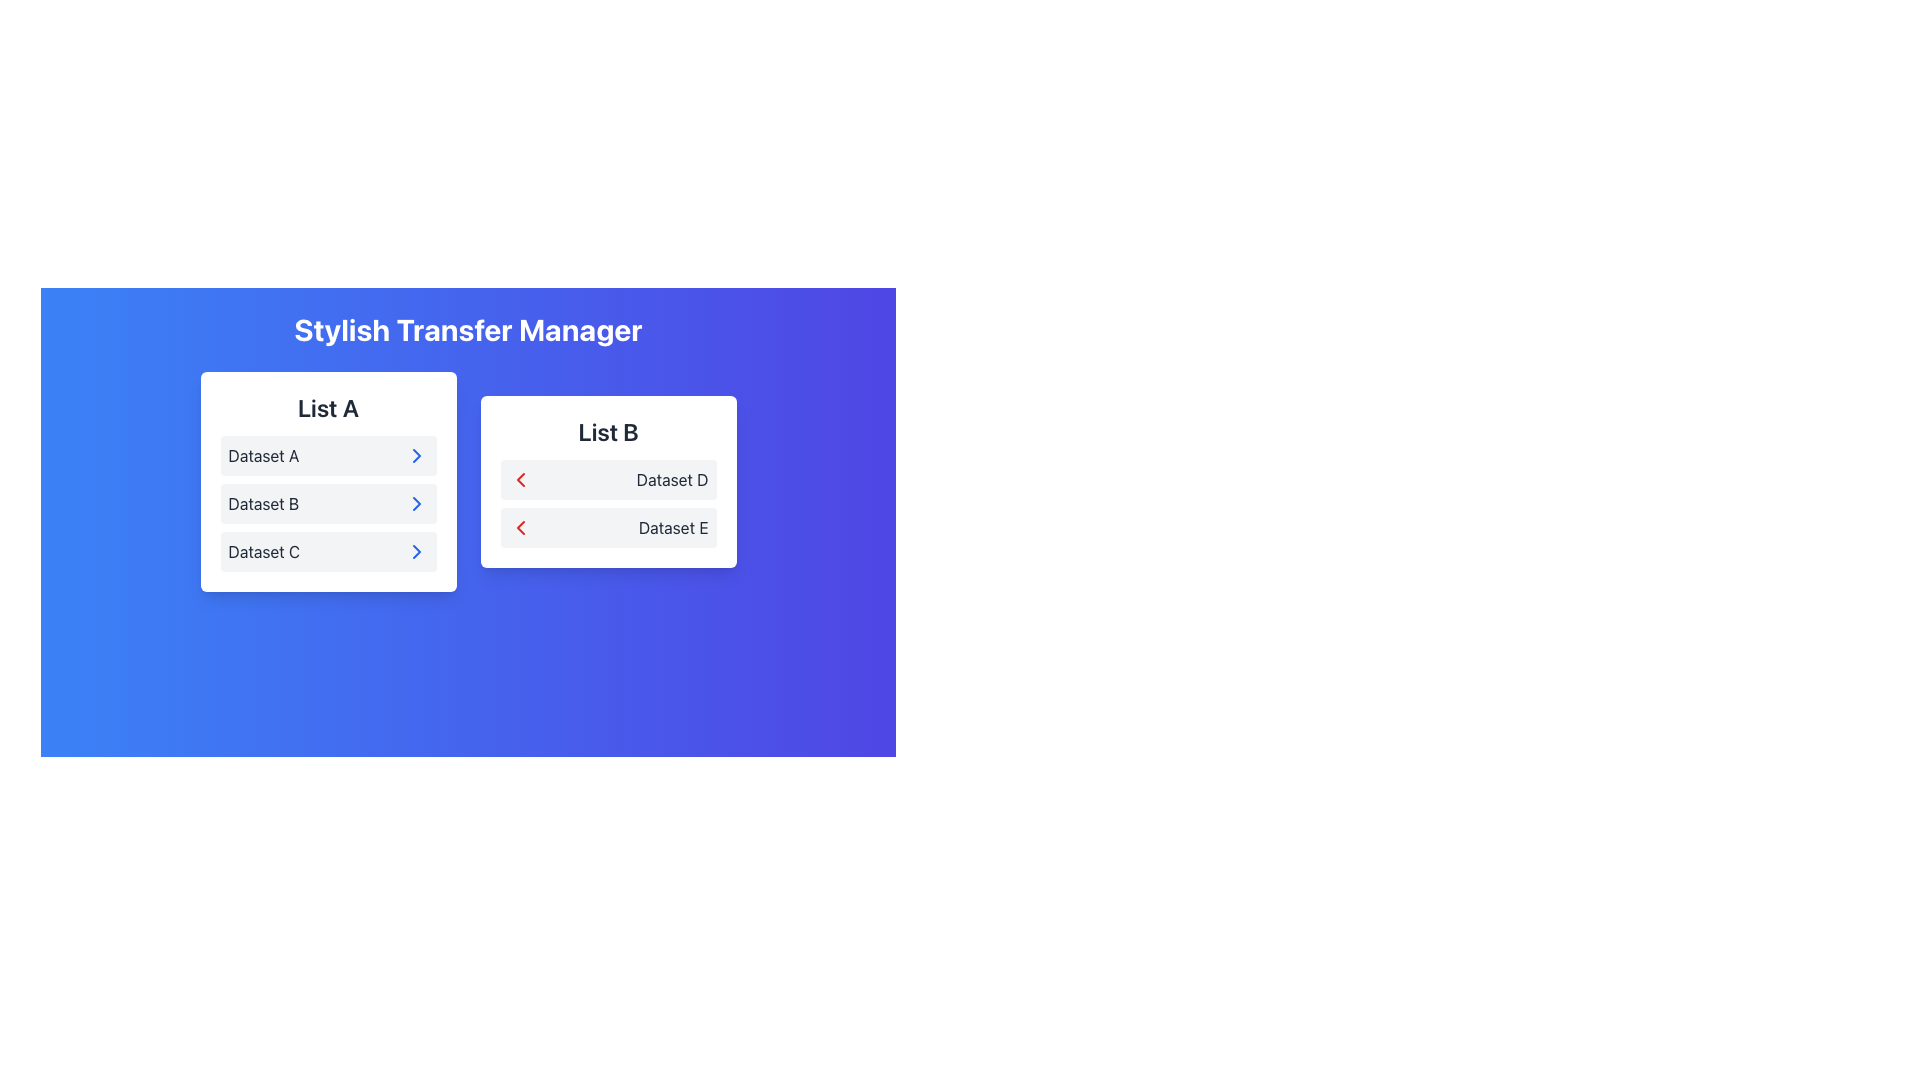  I want to click on the prominent heading with the text 'Stylish Transfer Manager', which is styled in large, bold, white text and centered at the top of the interface against a gradient blue background, so click(467, 329).